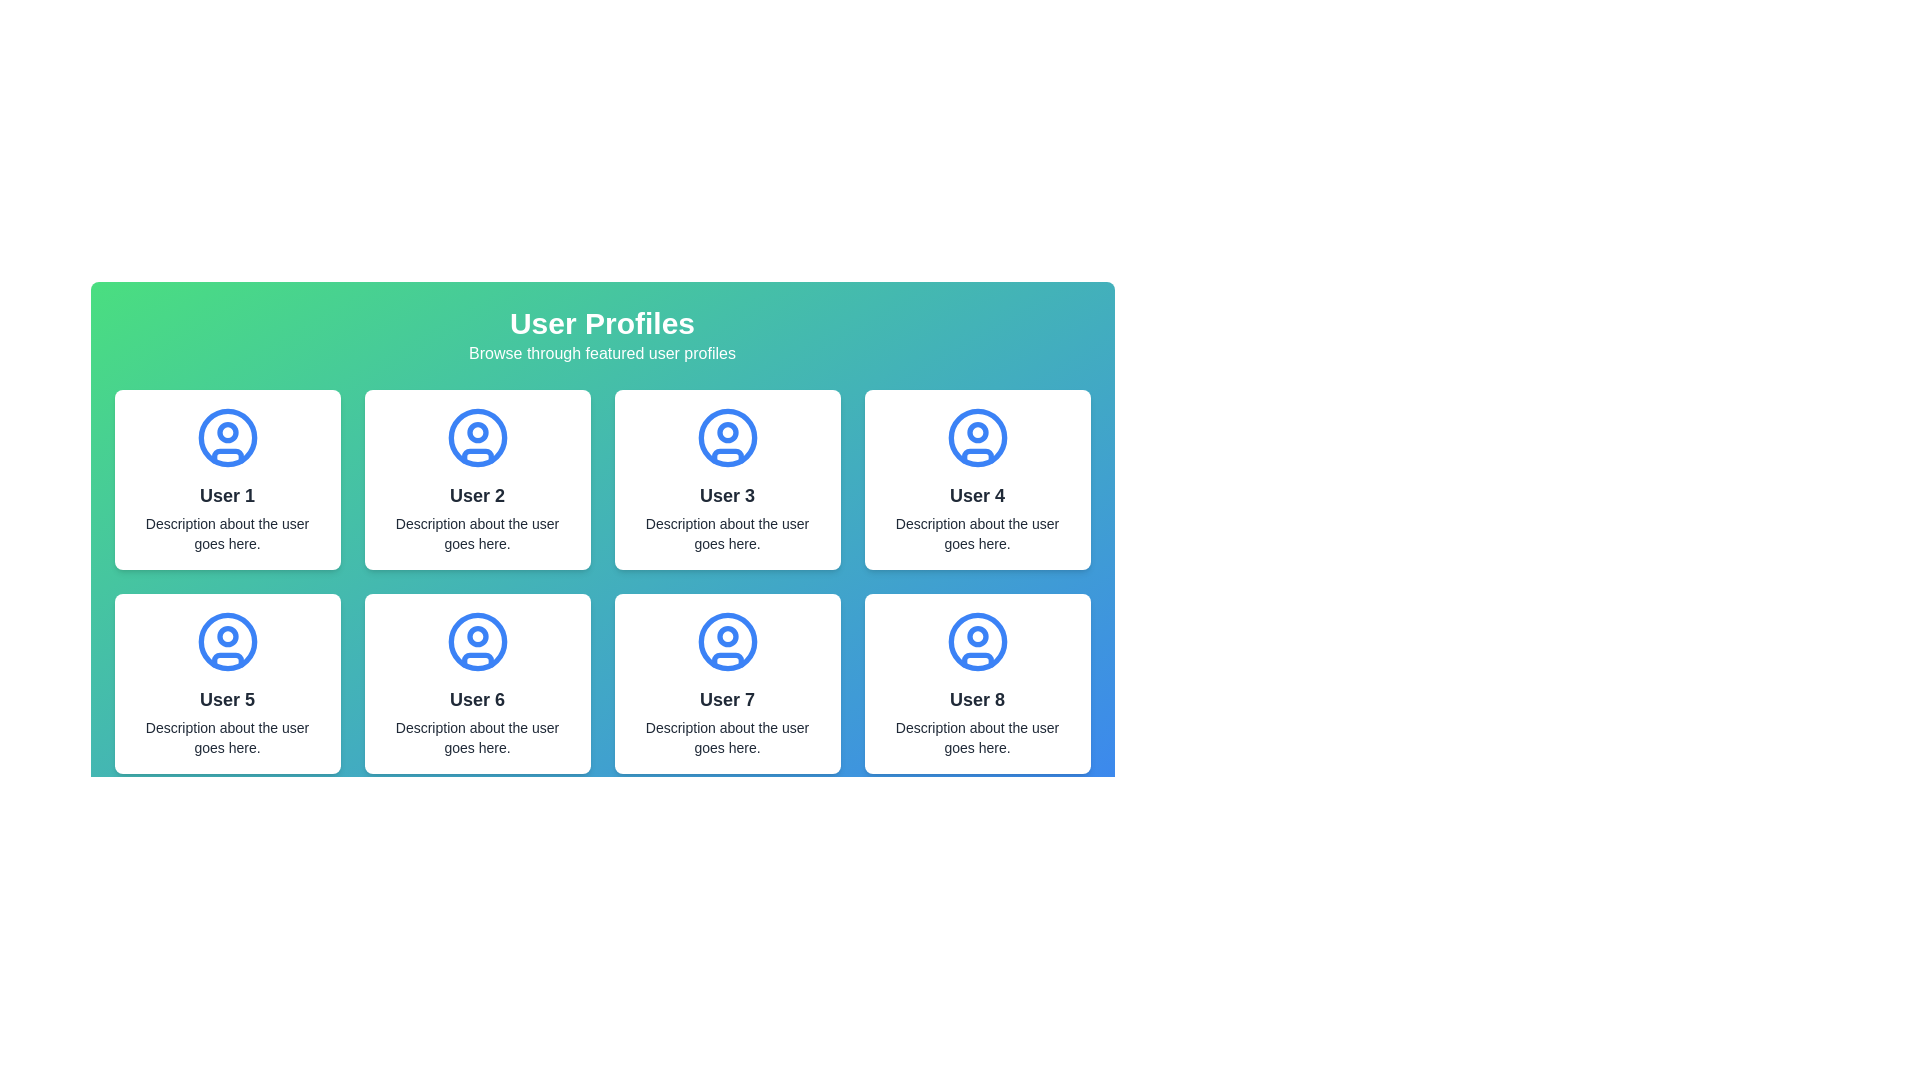  I want to click on the text label that contains the description 'Description about the user goes here.' located in the user profile card for 'User 7', situated in the lower section below the username, so click(726, 737).